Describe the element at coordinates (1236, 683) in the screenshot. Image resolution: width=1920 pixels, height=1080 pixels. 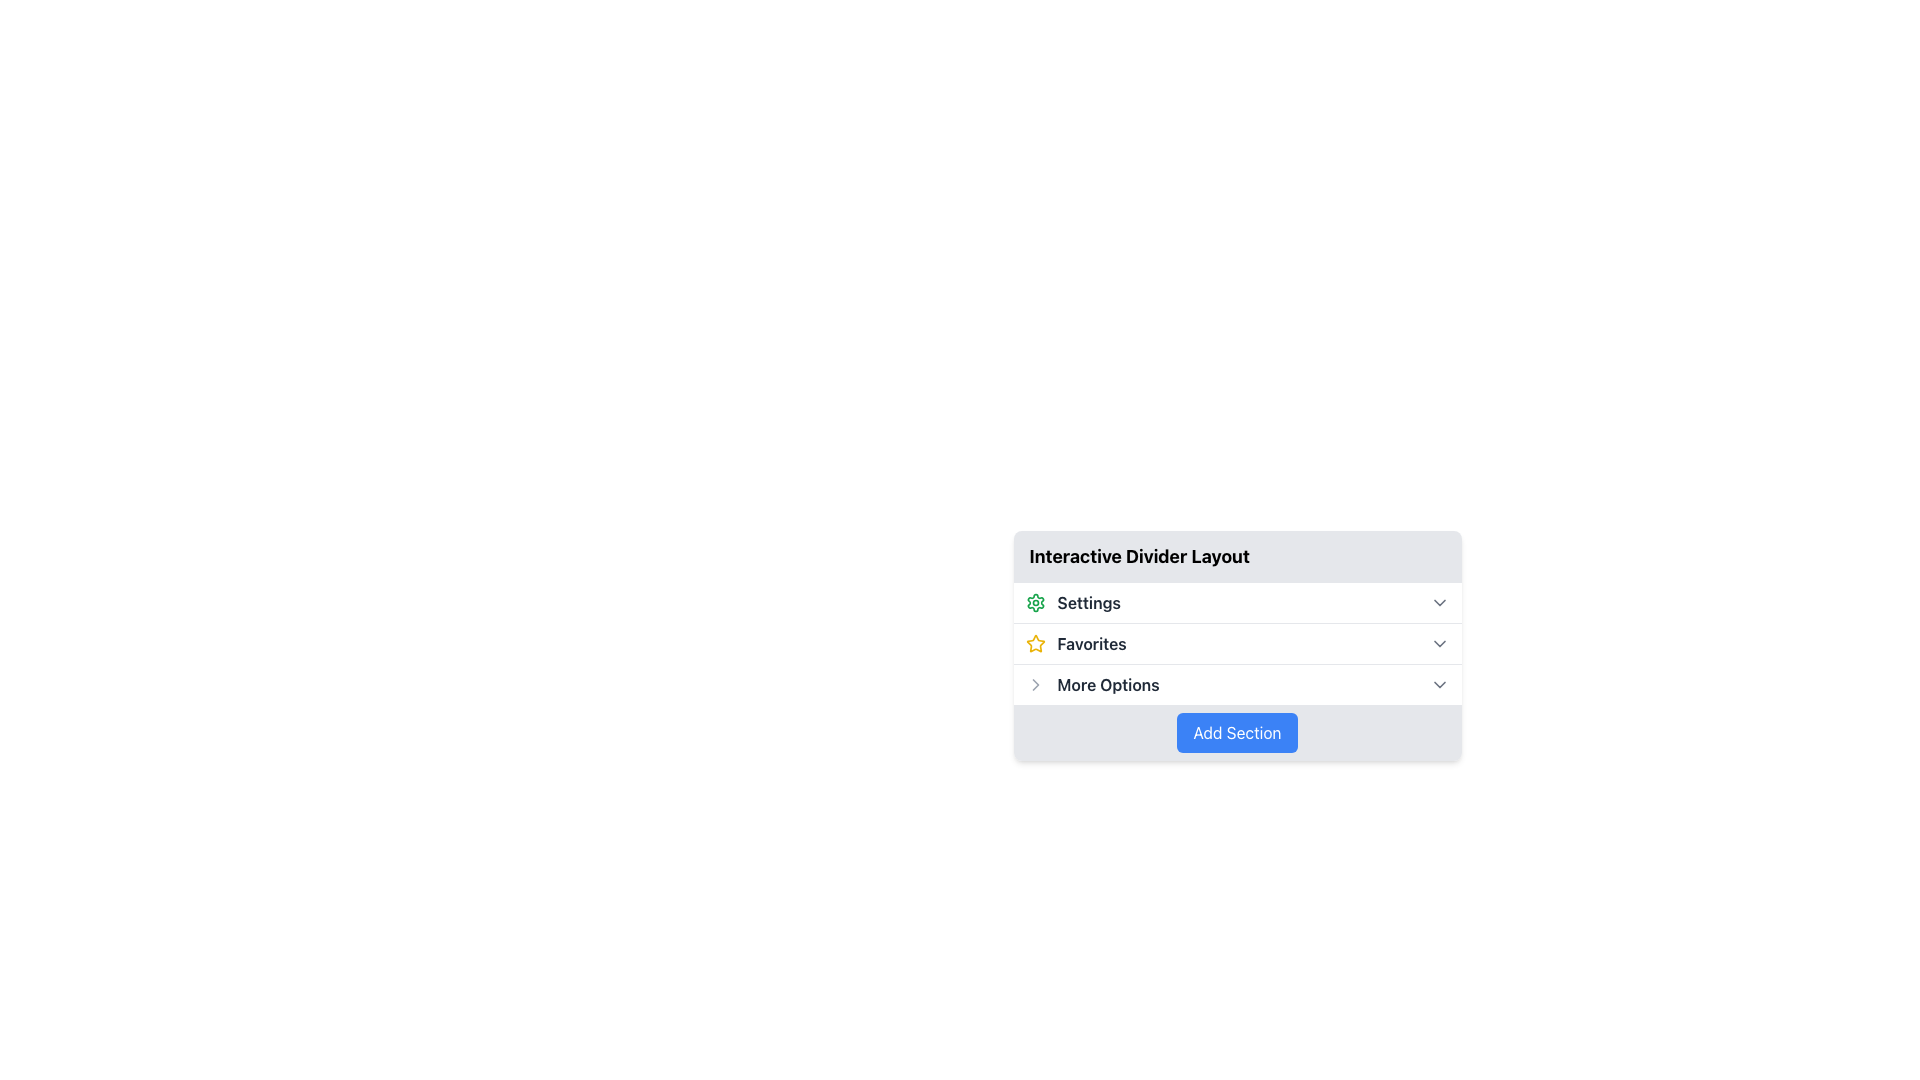
I see `the 'More Options' collapsible menu item, which is the third item in the 'Interactive Divider Layout' list` at that location.